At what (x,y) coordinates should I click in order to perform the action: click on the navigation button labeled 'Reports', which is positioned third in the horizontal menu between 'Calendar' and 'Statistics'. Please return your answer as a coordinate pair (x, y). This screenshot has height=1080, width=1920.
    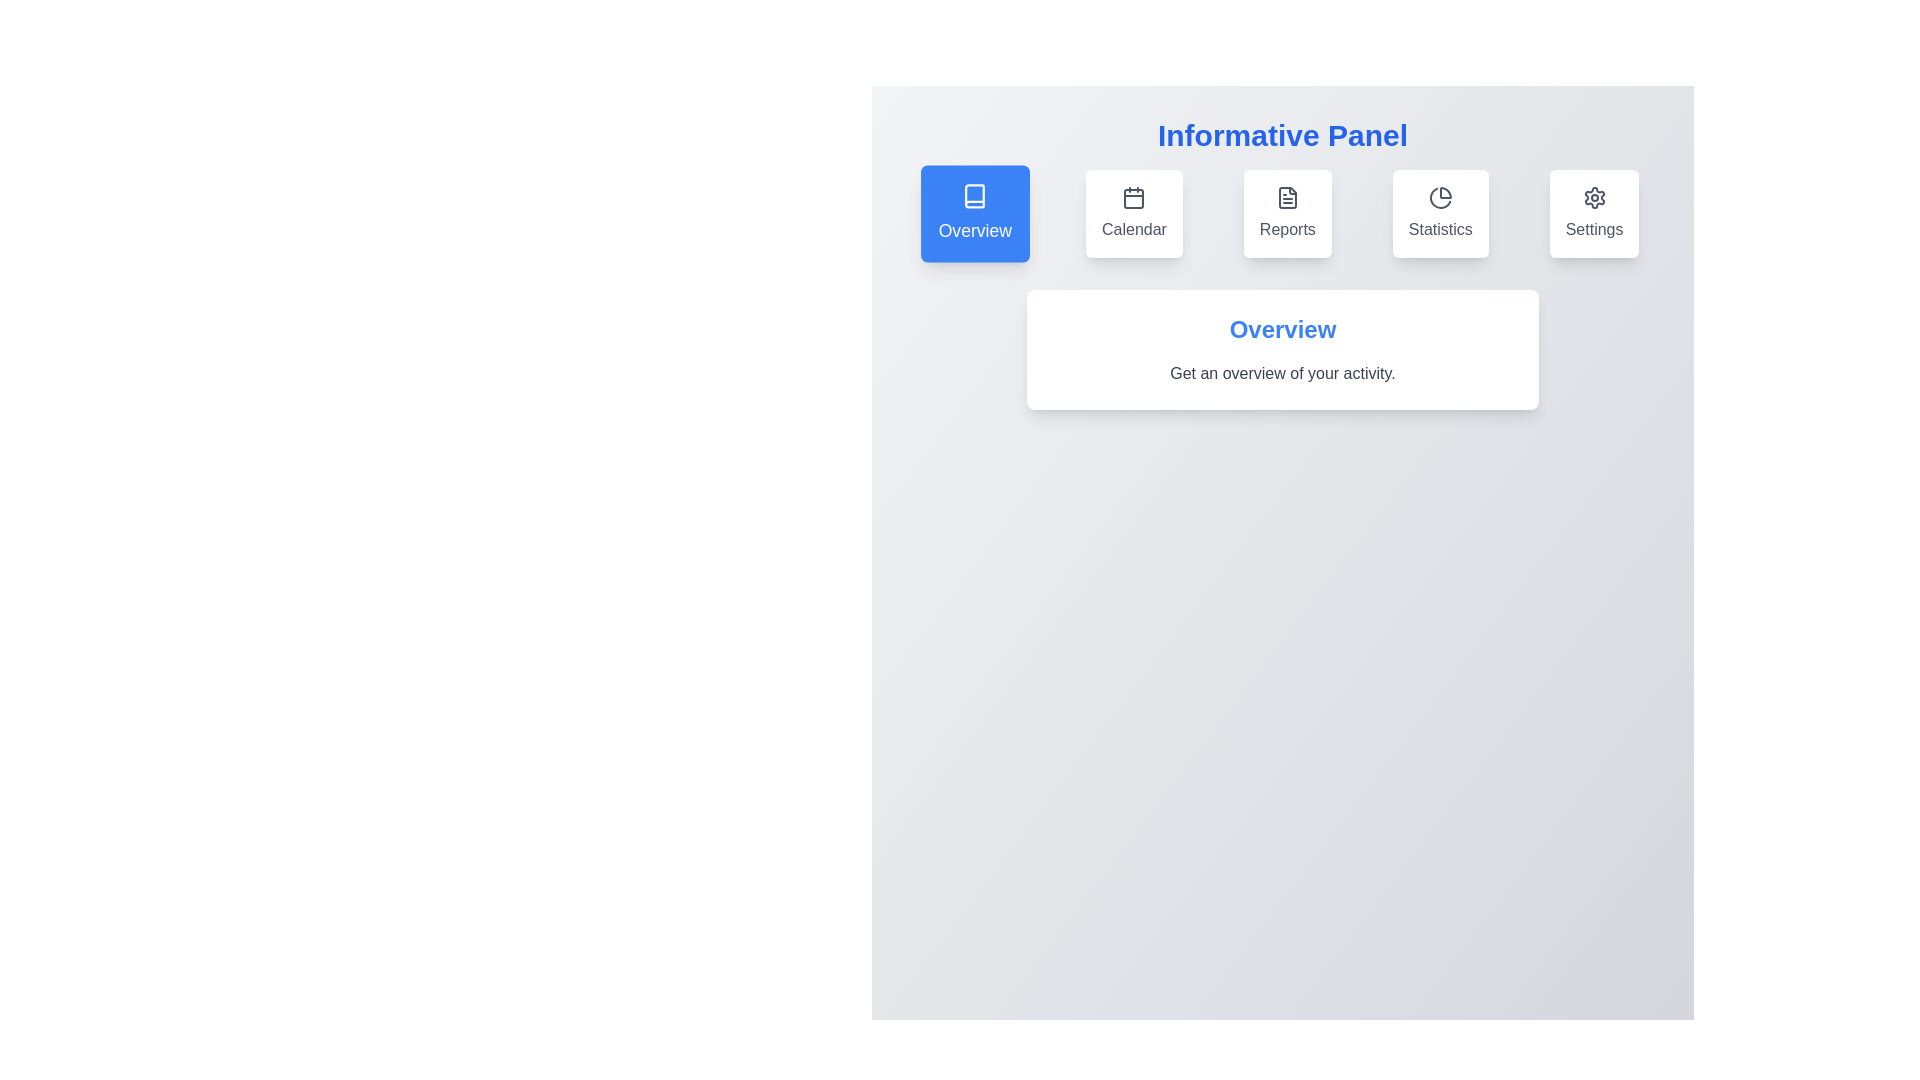
    Looking at the image, I should click on (1282, 213).